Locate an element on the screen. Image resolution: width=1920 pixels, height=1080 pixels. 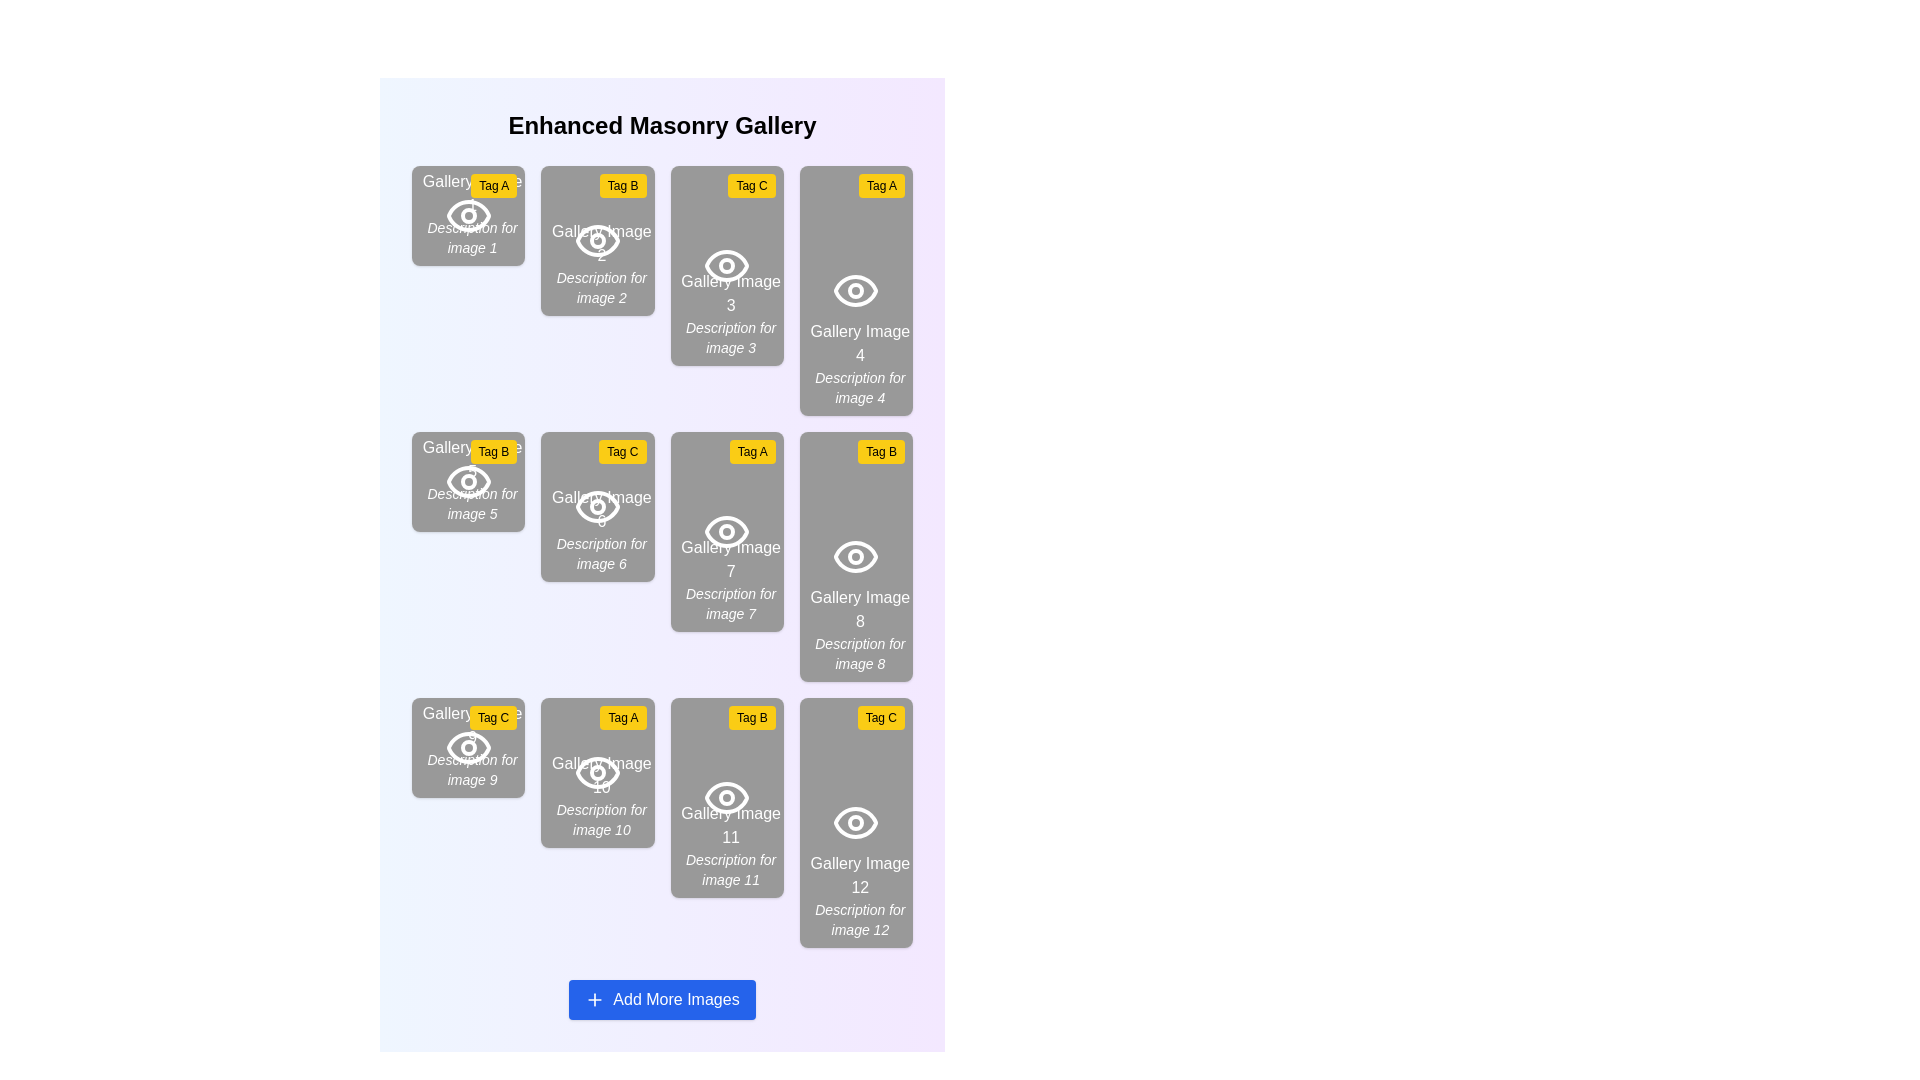
the text label that reads 'Description for image 11', which is displayed in italic font inside a gray box, located directly below the text 'Gallery Image 11' is located at coordinates (730, 869).